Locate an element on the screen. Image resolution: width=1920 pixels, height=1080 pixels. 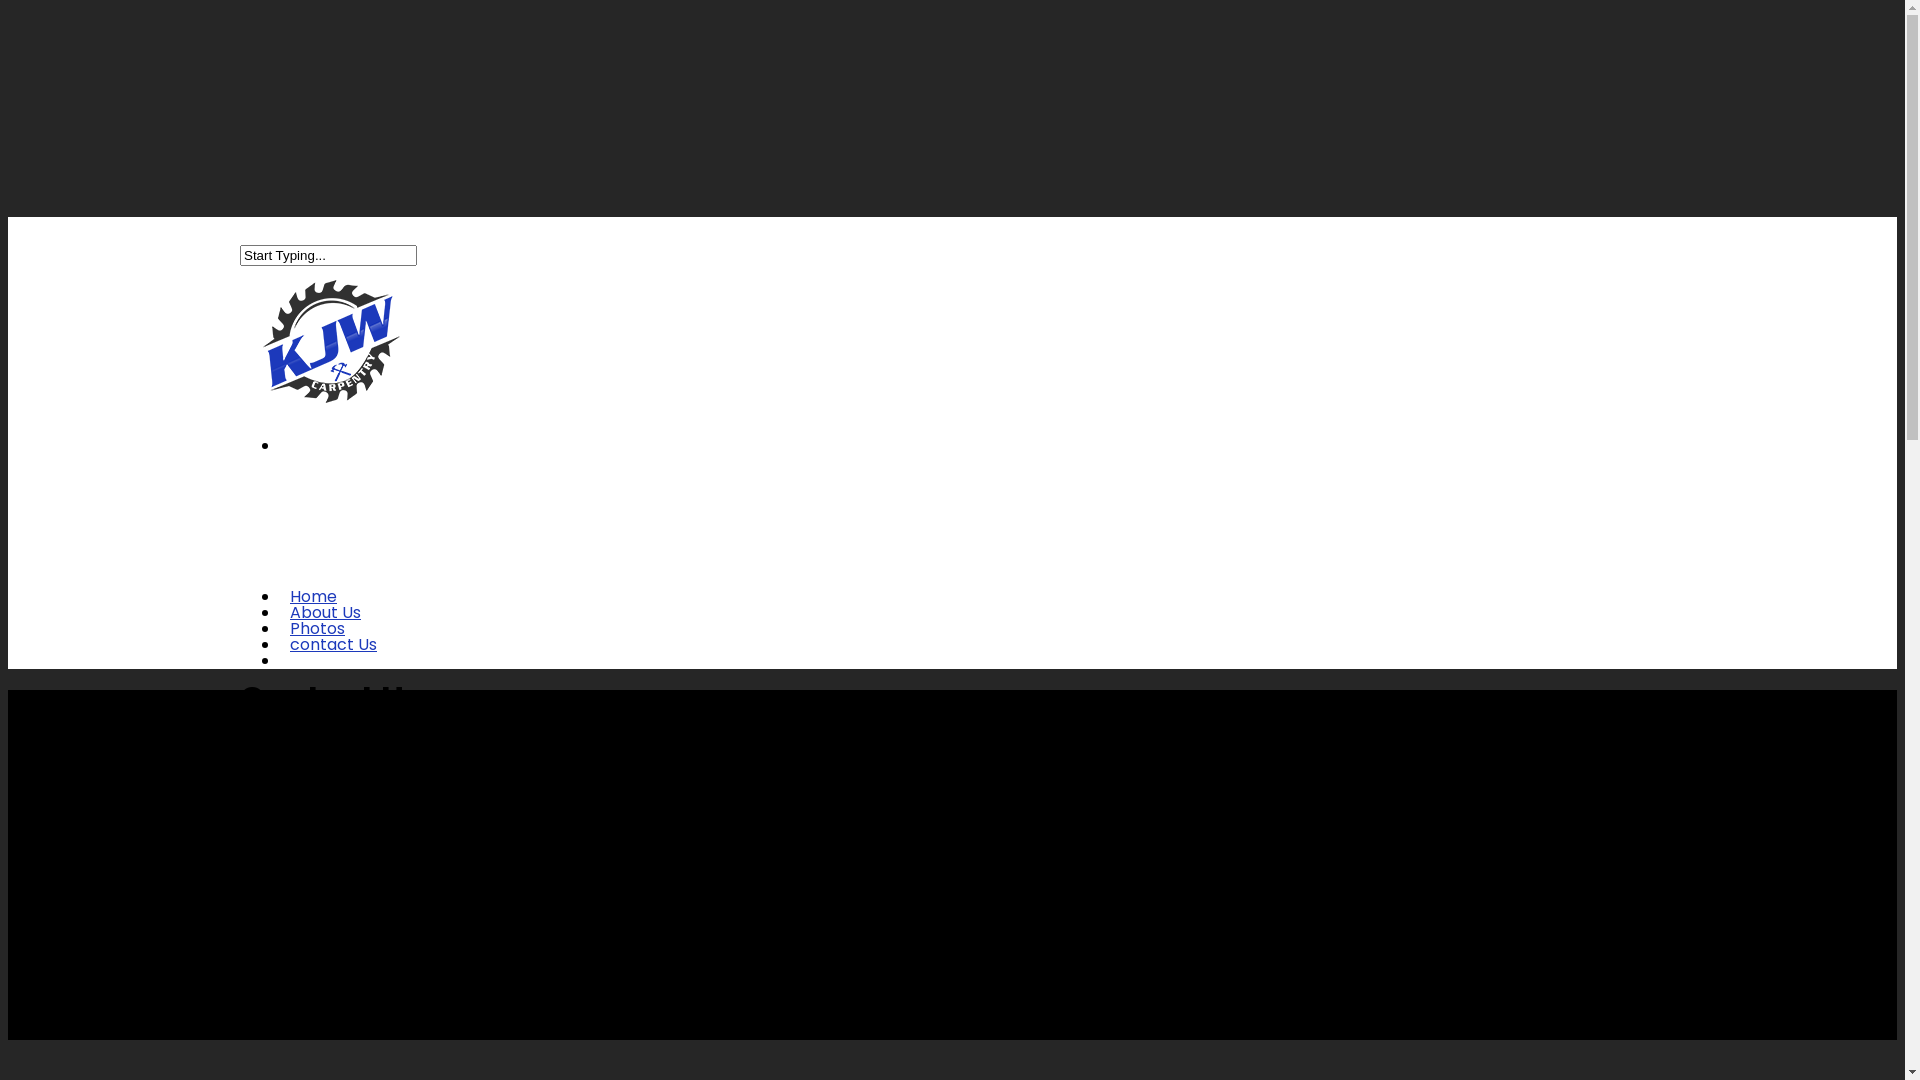
'Photos' is located at coordinates (316, 642).